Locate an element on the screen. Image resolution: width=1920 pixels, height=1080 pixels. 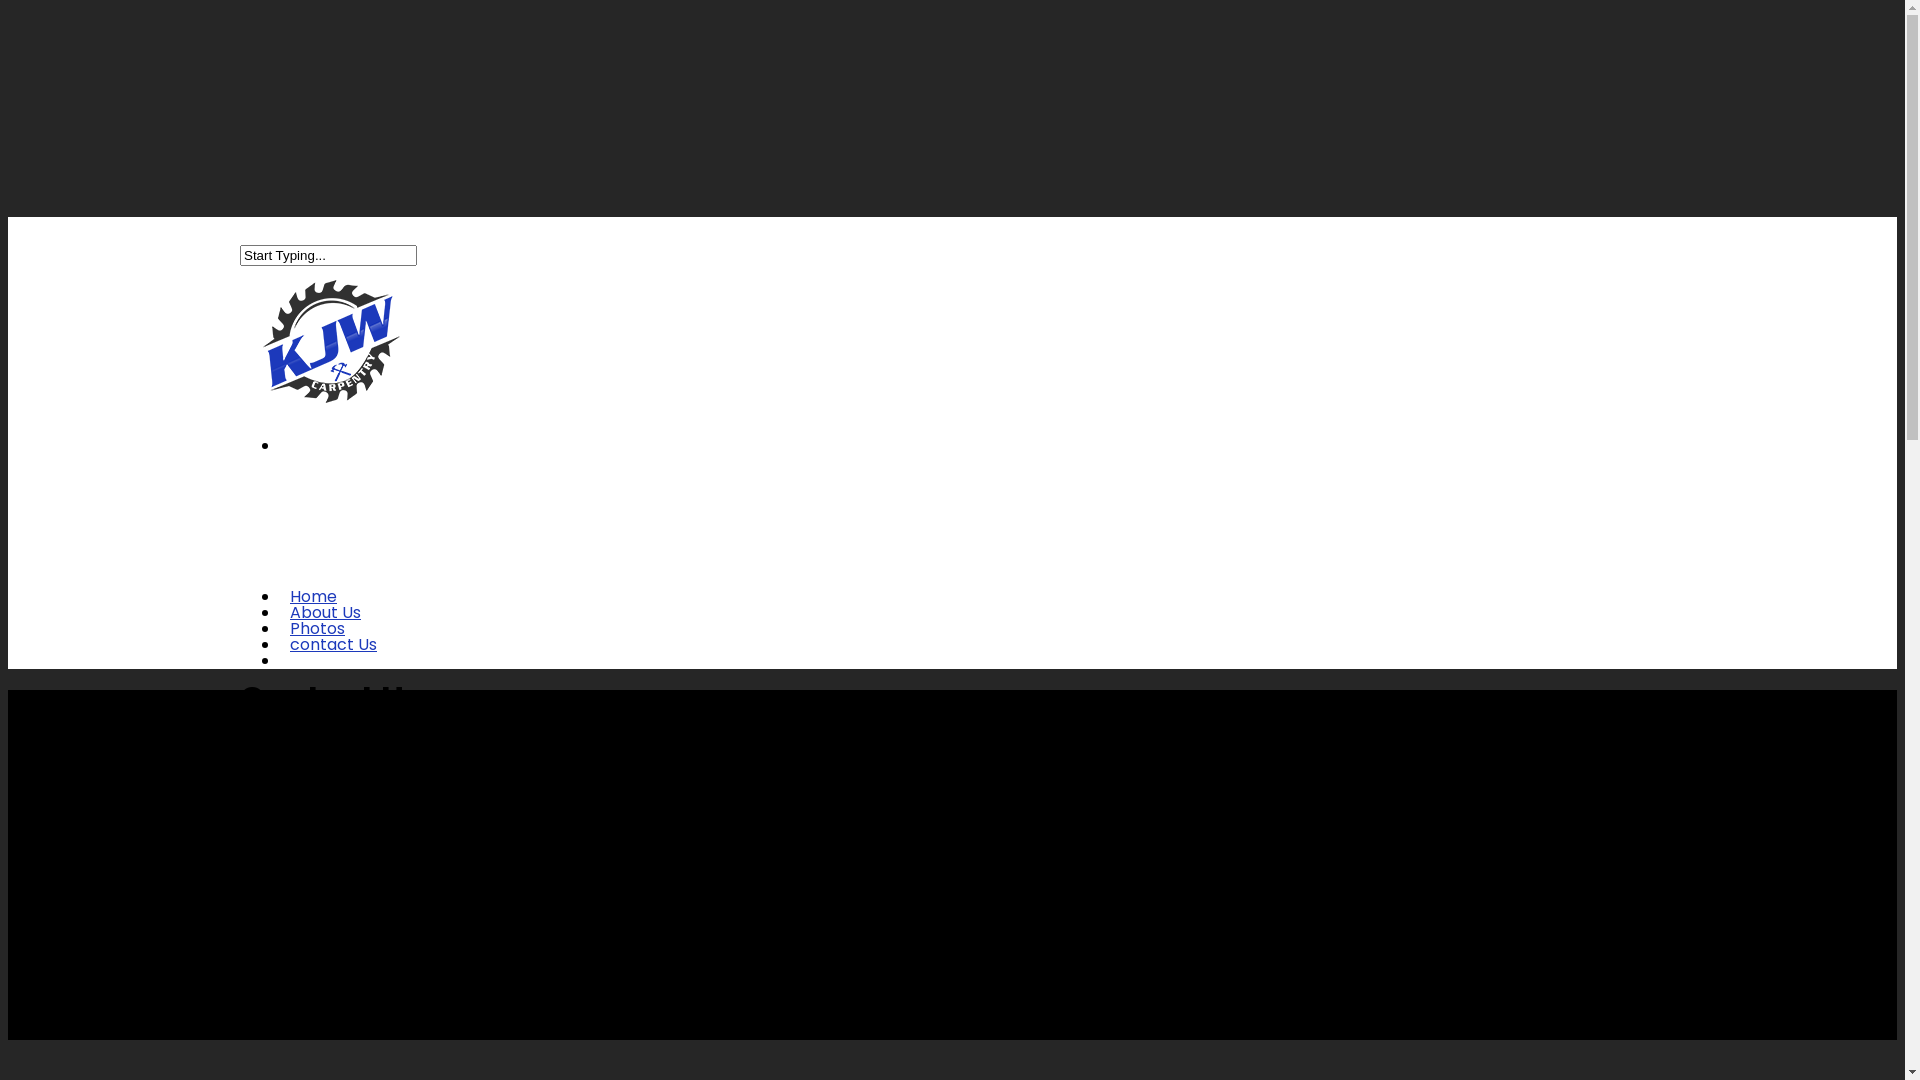
'Photos' is located at coordinates (316, 642).